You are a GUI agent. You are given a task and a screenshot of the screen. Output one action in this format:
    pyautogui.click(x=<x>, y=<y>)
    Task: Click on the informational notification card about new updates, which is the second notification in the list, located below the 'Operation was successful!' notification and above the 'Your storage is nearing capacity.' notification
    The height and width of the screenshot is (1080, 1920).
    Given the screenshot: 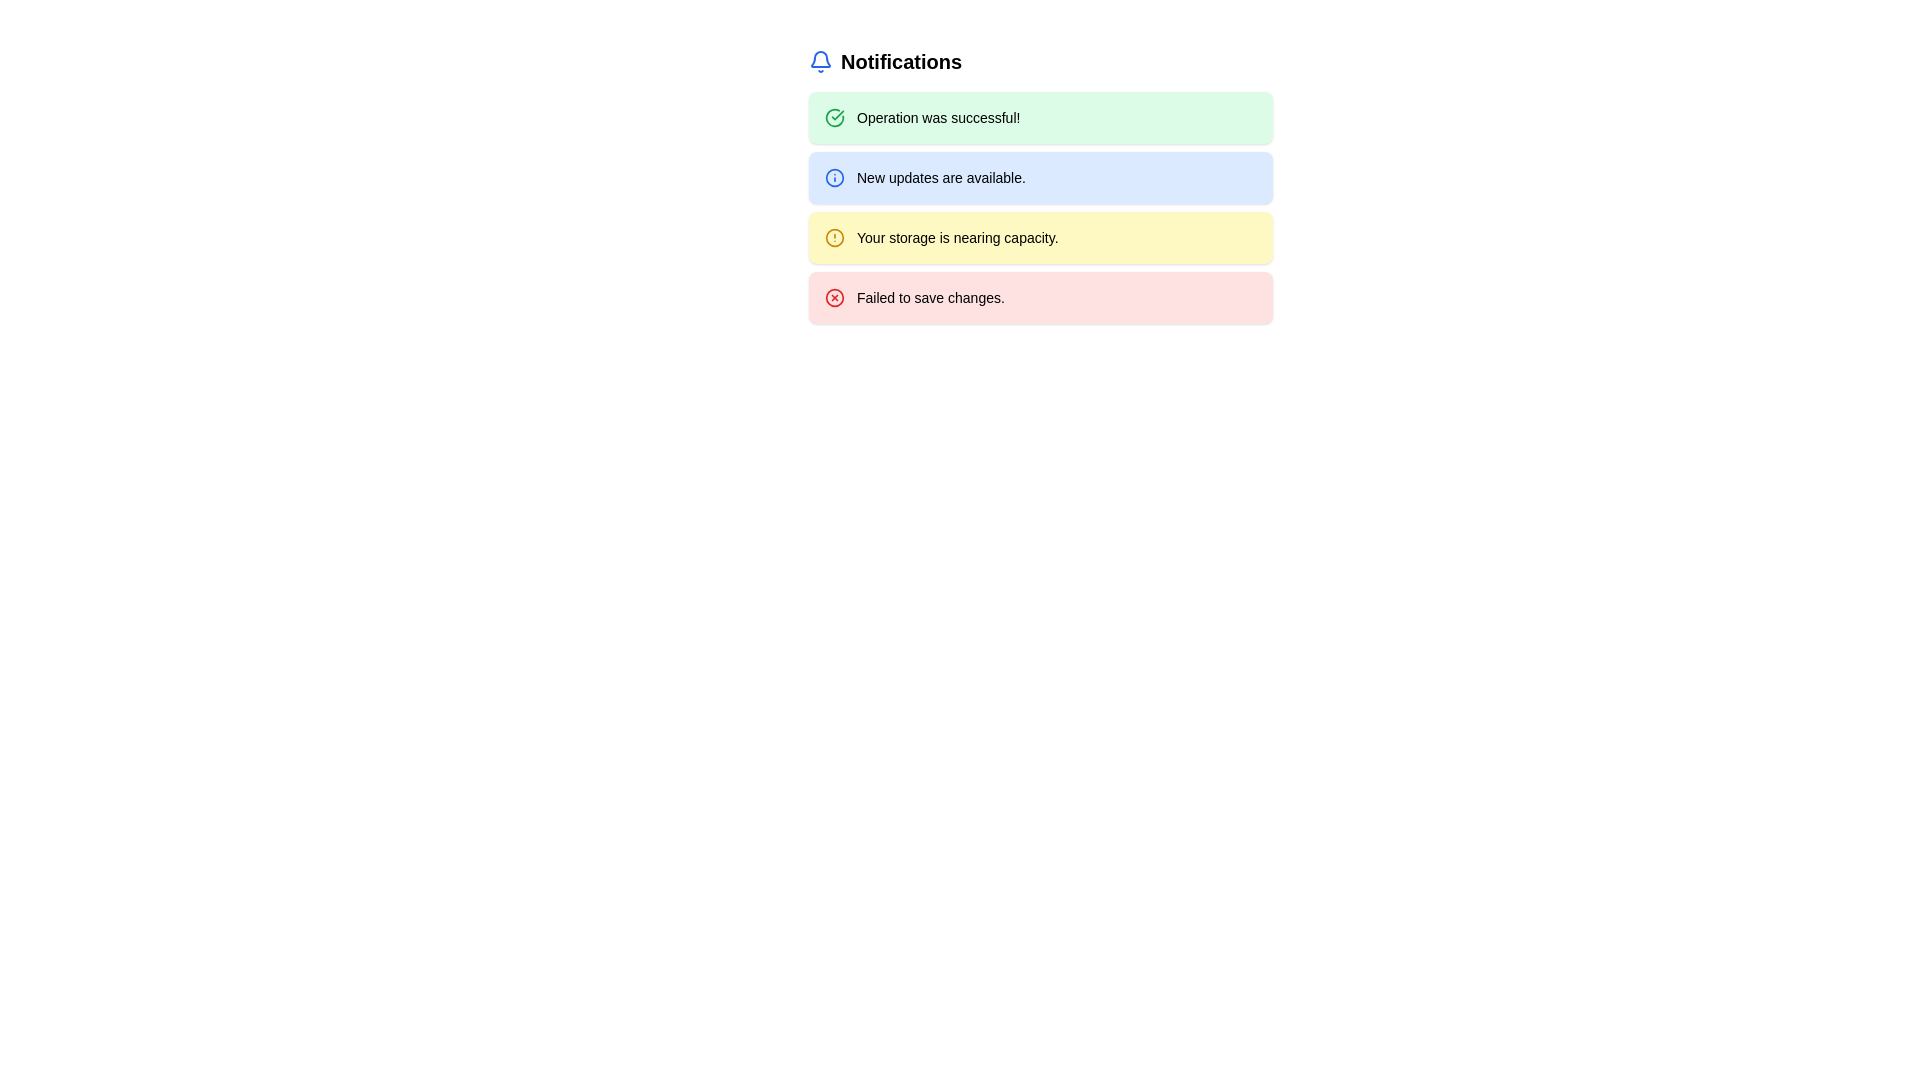 What is the action you would take?
    pyautogui.click(x=1040, y=185)
    